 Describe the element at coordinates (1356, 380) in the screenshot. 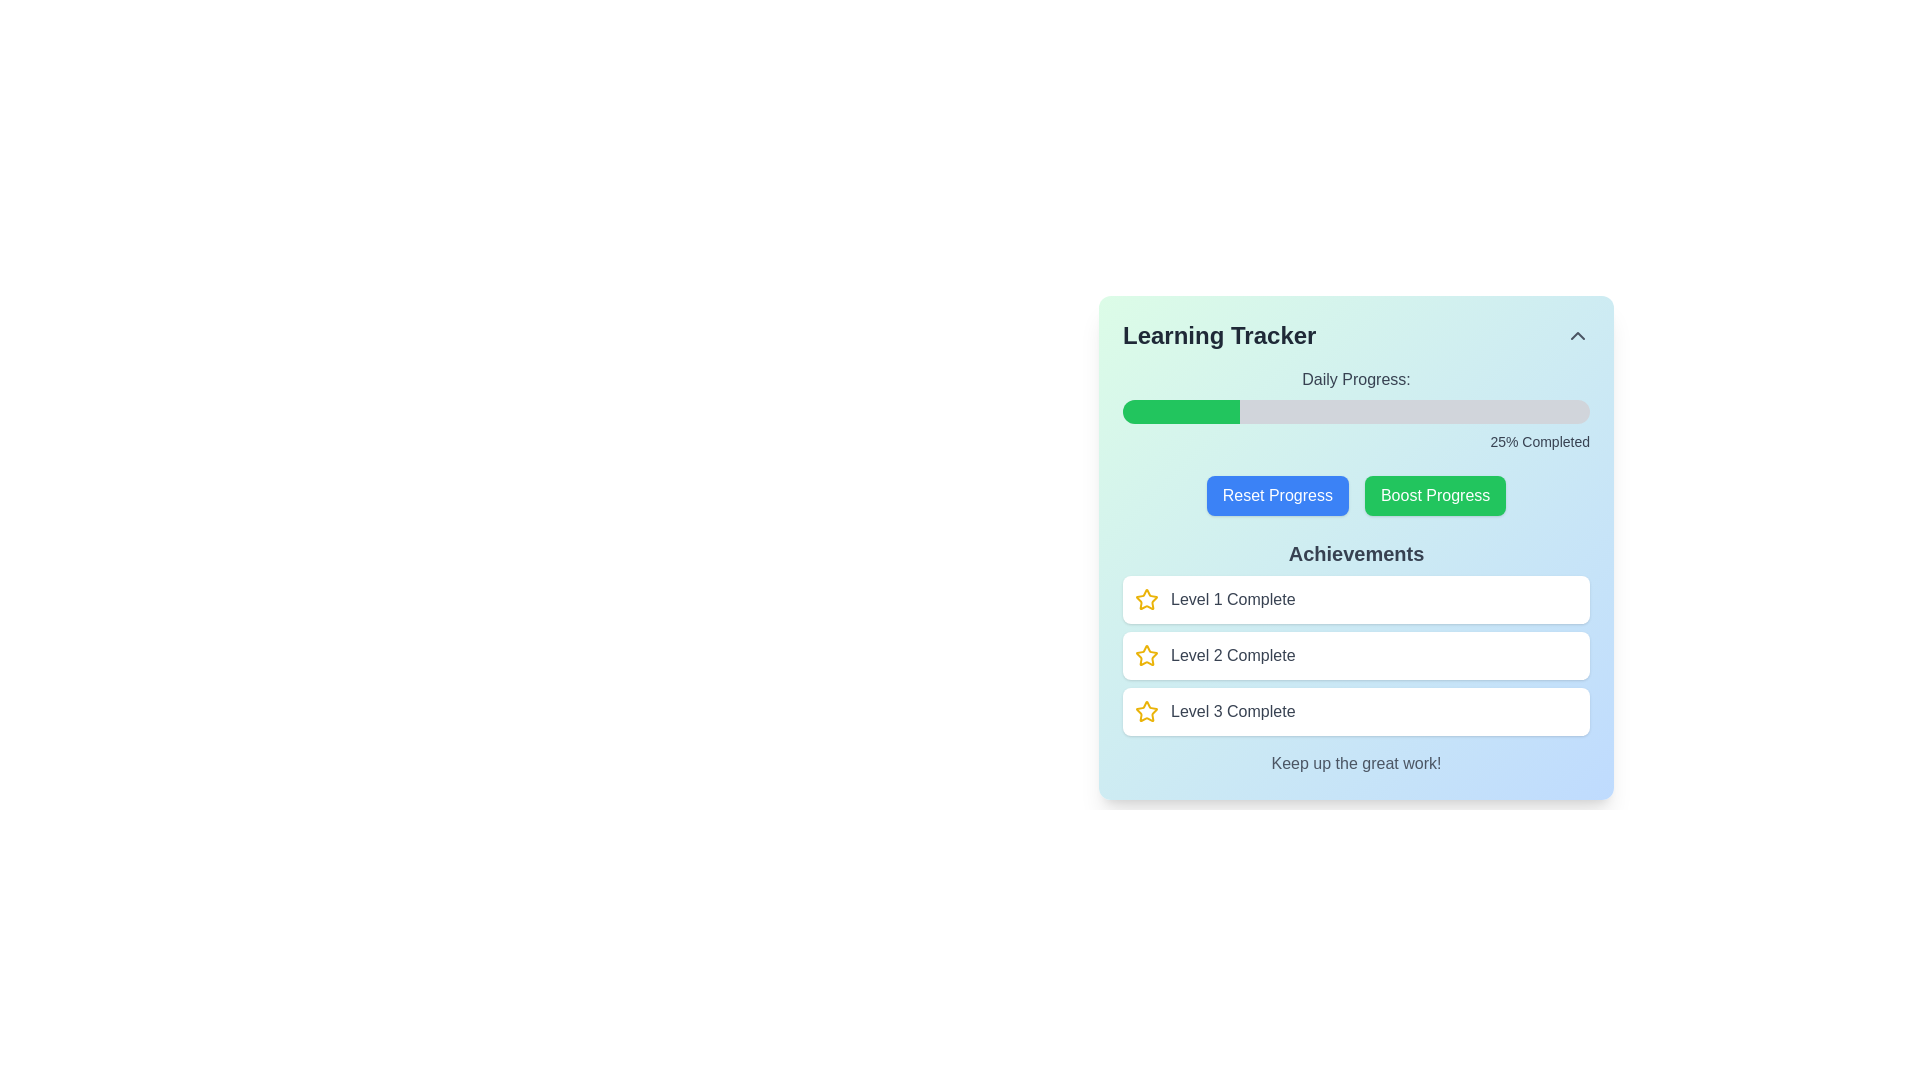

I see `the static text label that indicates the purpose of the progress bar located directly below it, positioned at the top of the component` at that location.